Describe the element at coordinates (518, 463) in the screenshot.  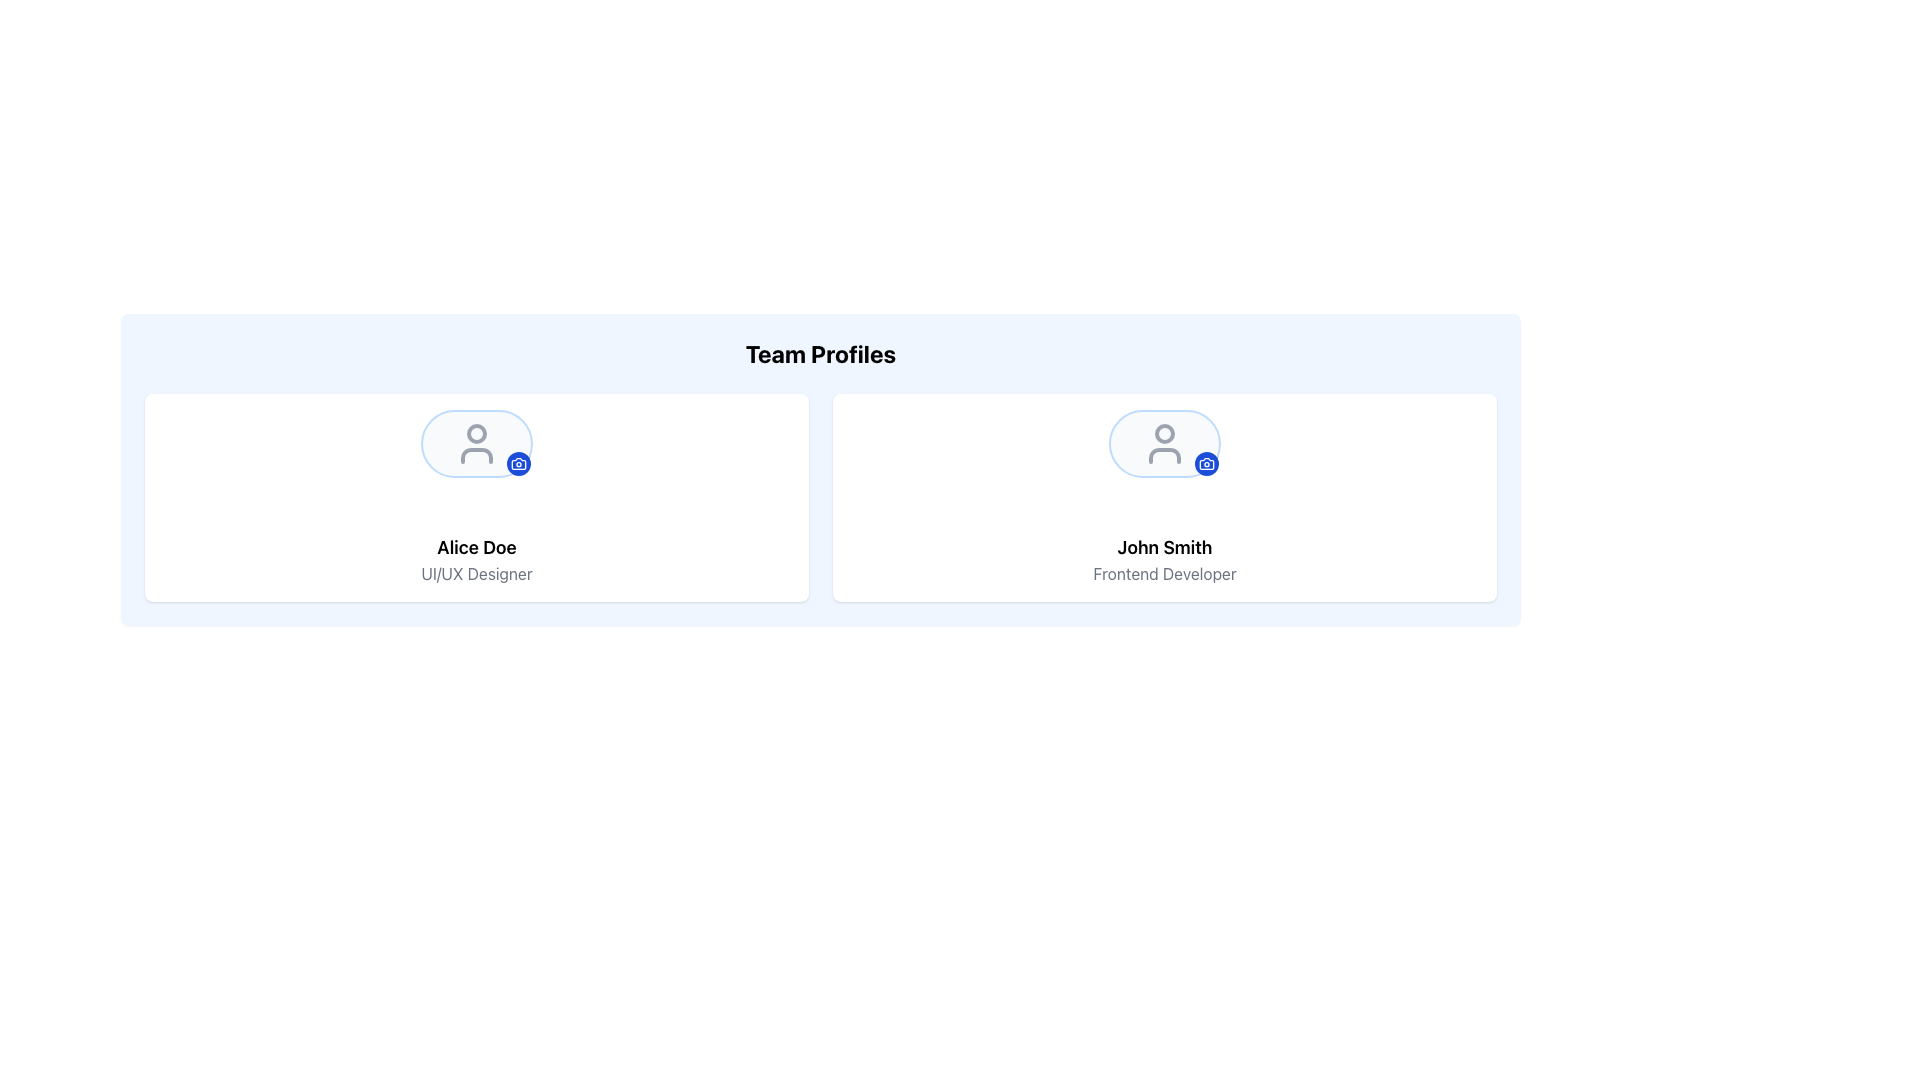
I see `the small circular blue button with a white camera icon located at the bottom-right corner of Alice Doe's profile card` at that location.